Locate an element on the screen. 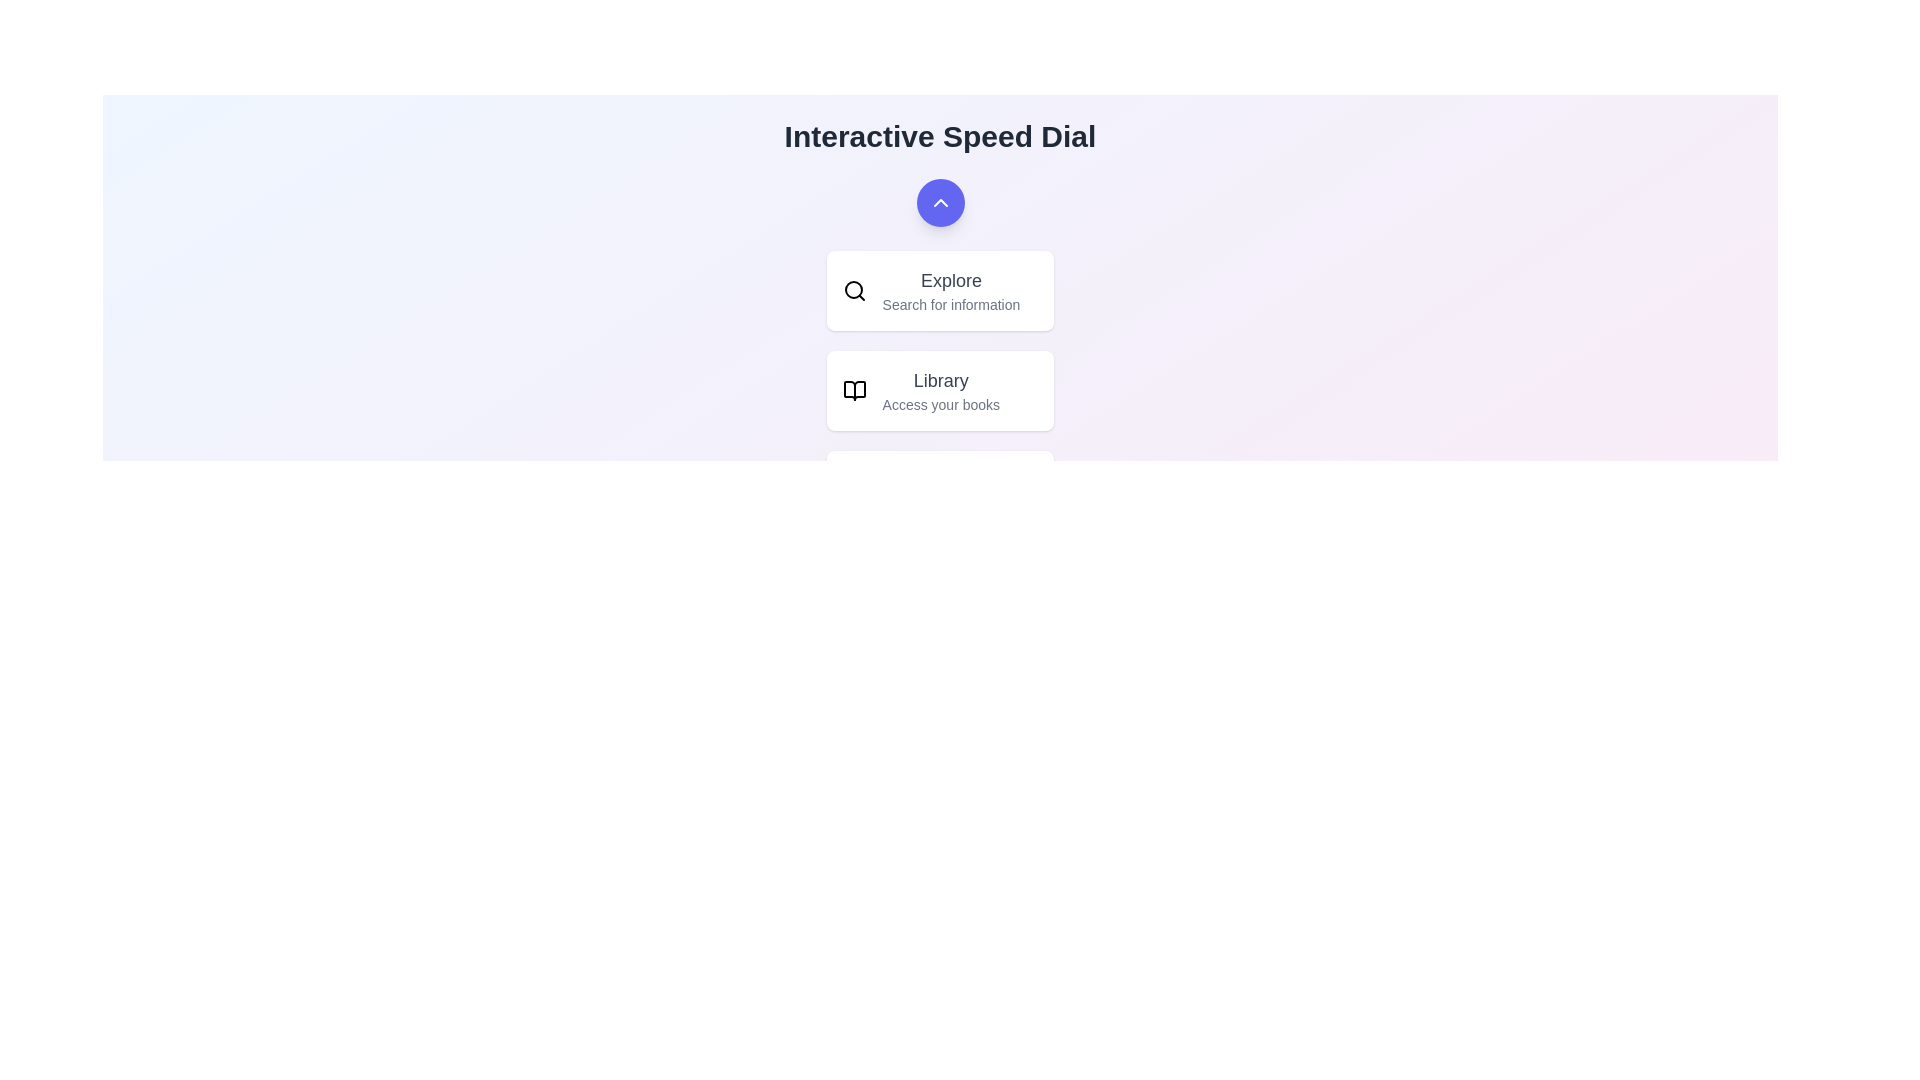  the 'Library' button to access books is located at coordinates (939, 390).